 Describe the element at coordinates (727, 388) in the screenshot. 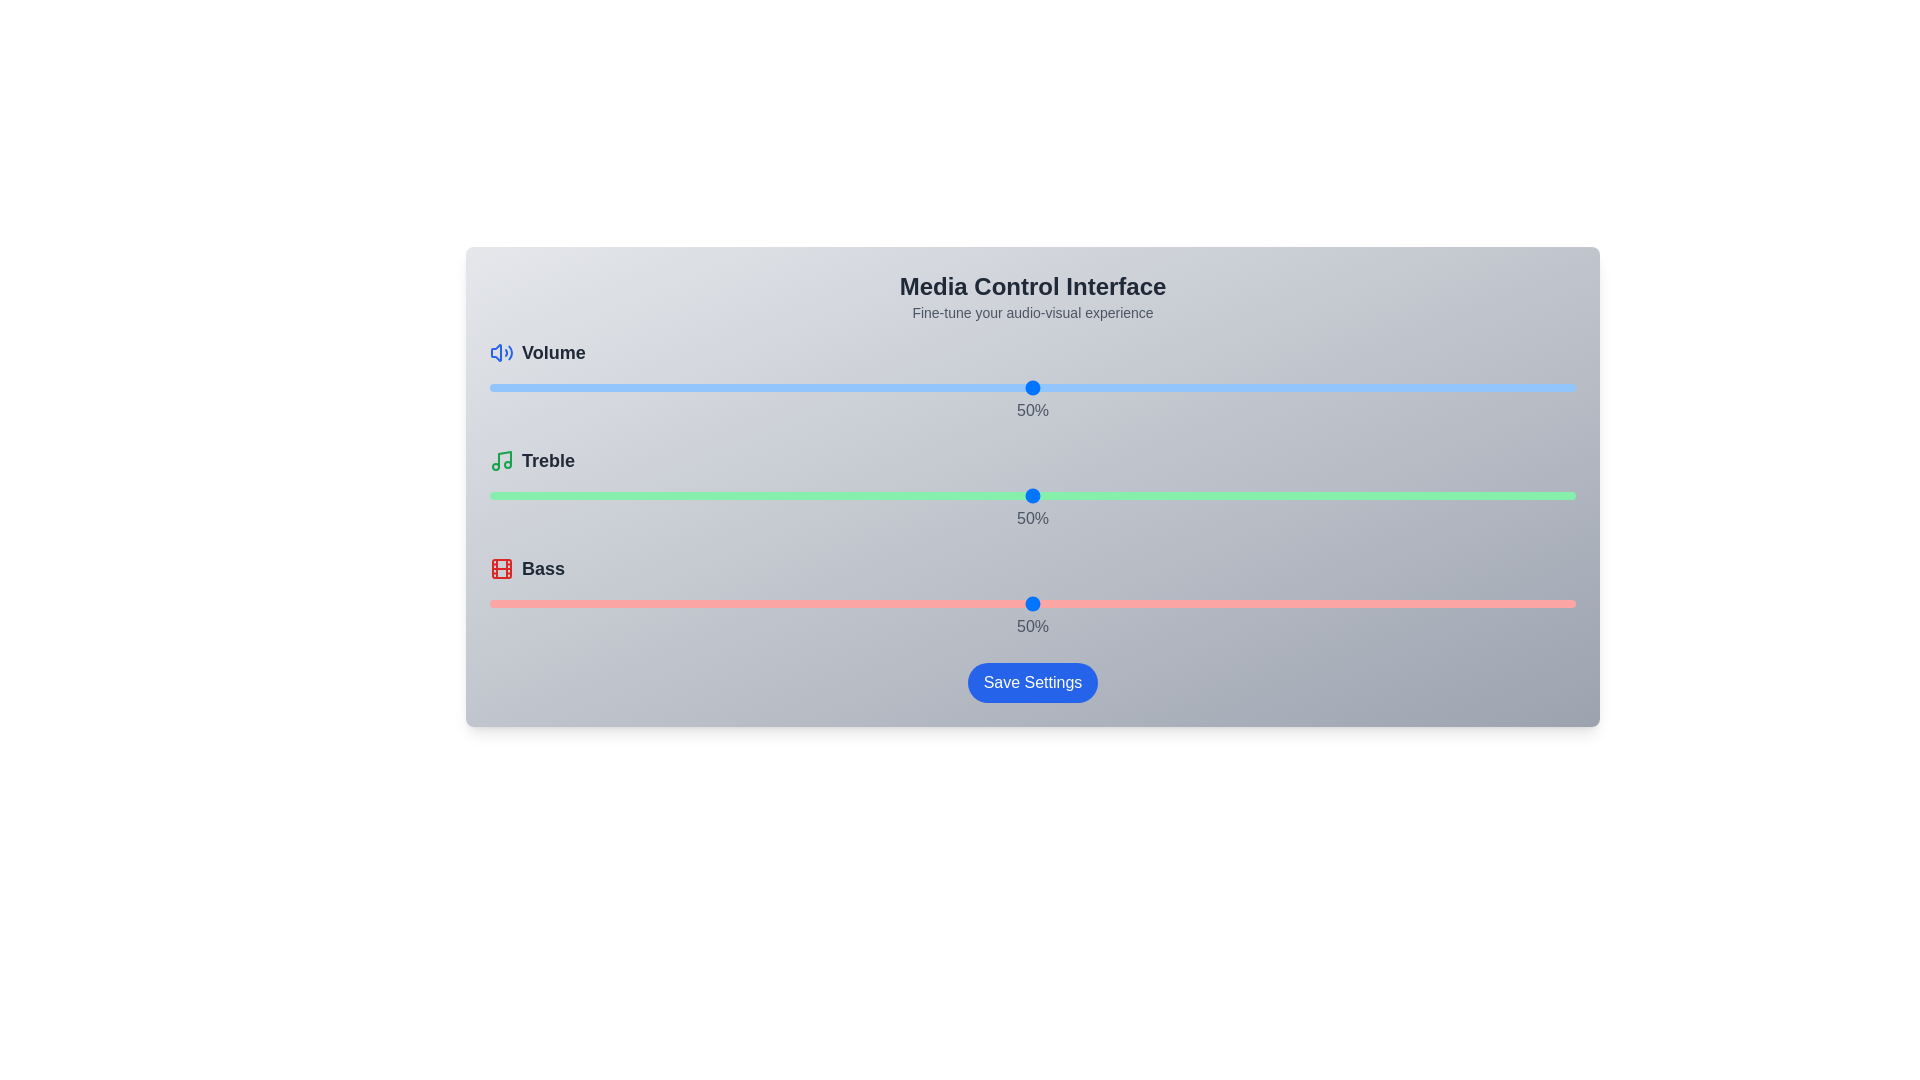

I see `the slider value` at that location.